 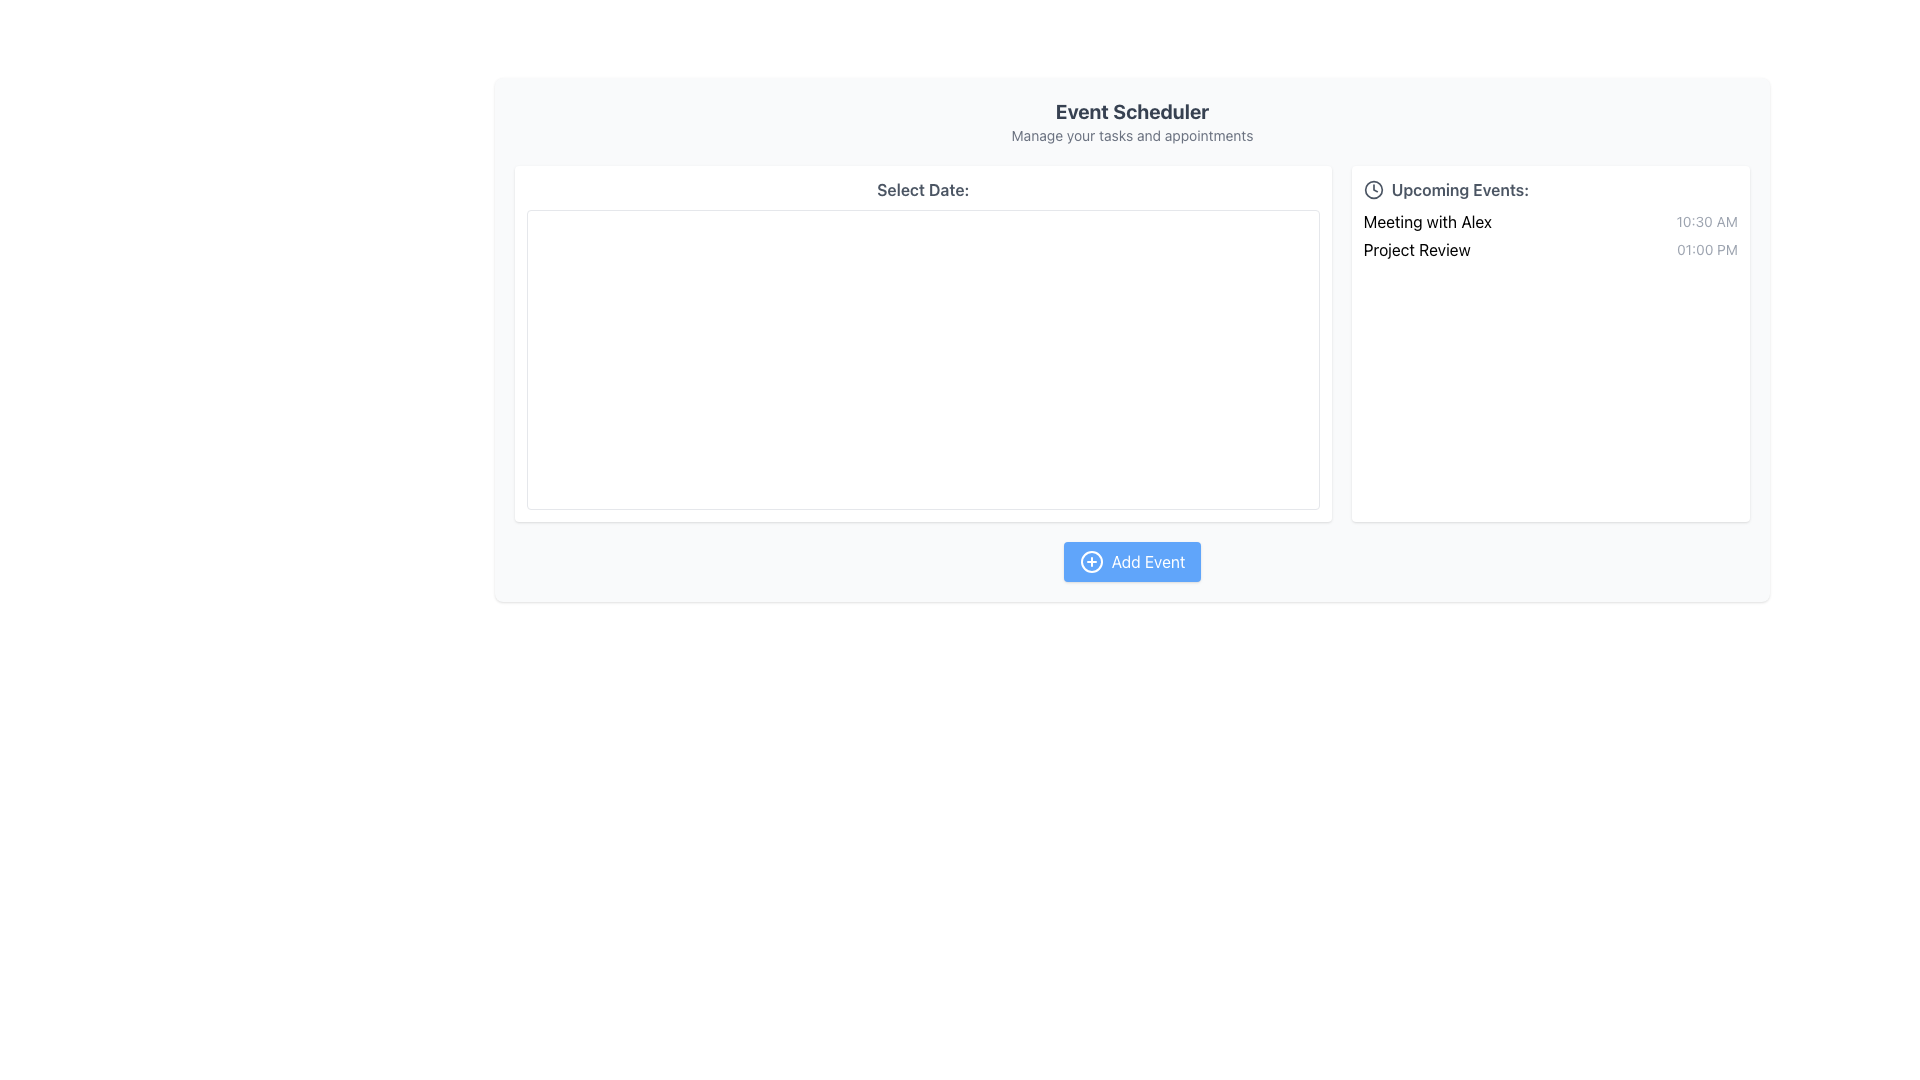 What do you see at coordinates (1090, 562) in the screenshot?
I see `the small circular icon with a plus symbol, located within the 'Add Event' button, positioned to the left of the 'Add Event' text` at bounding box center [1090, 562].